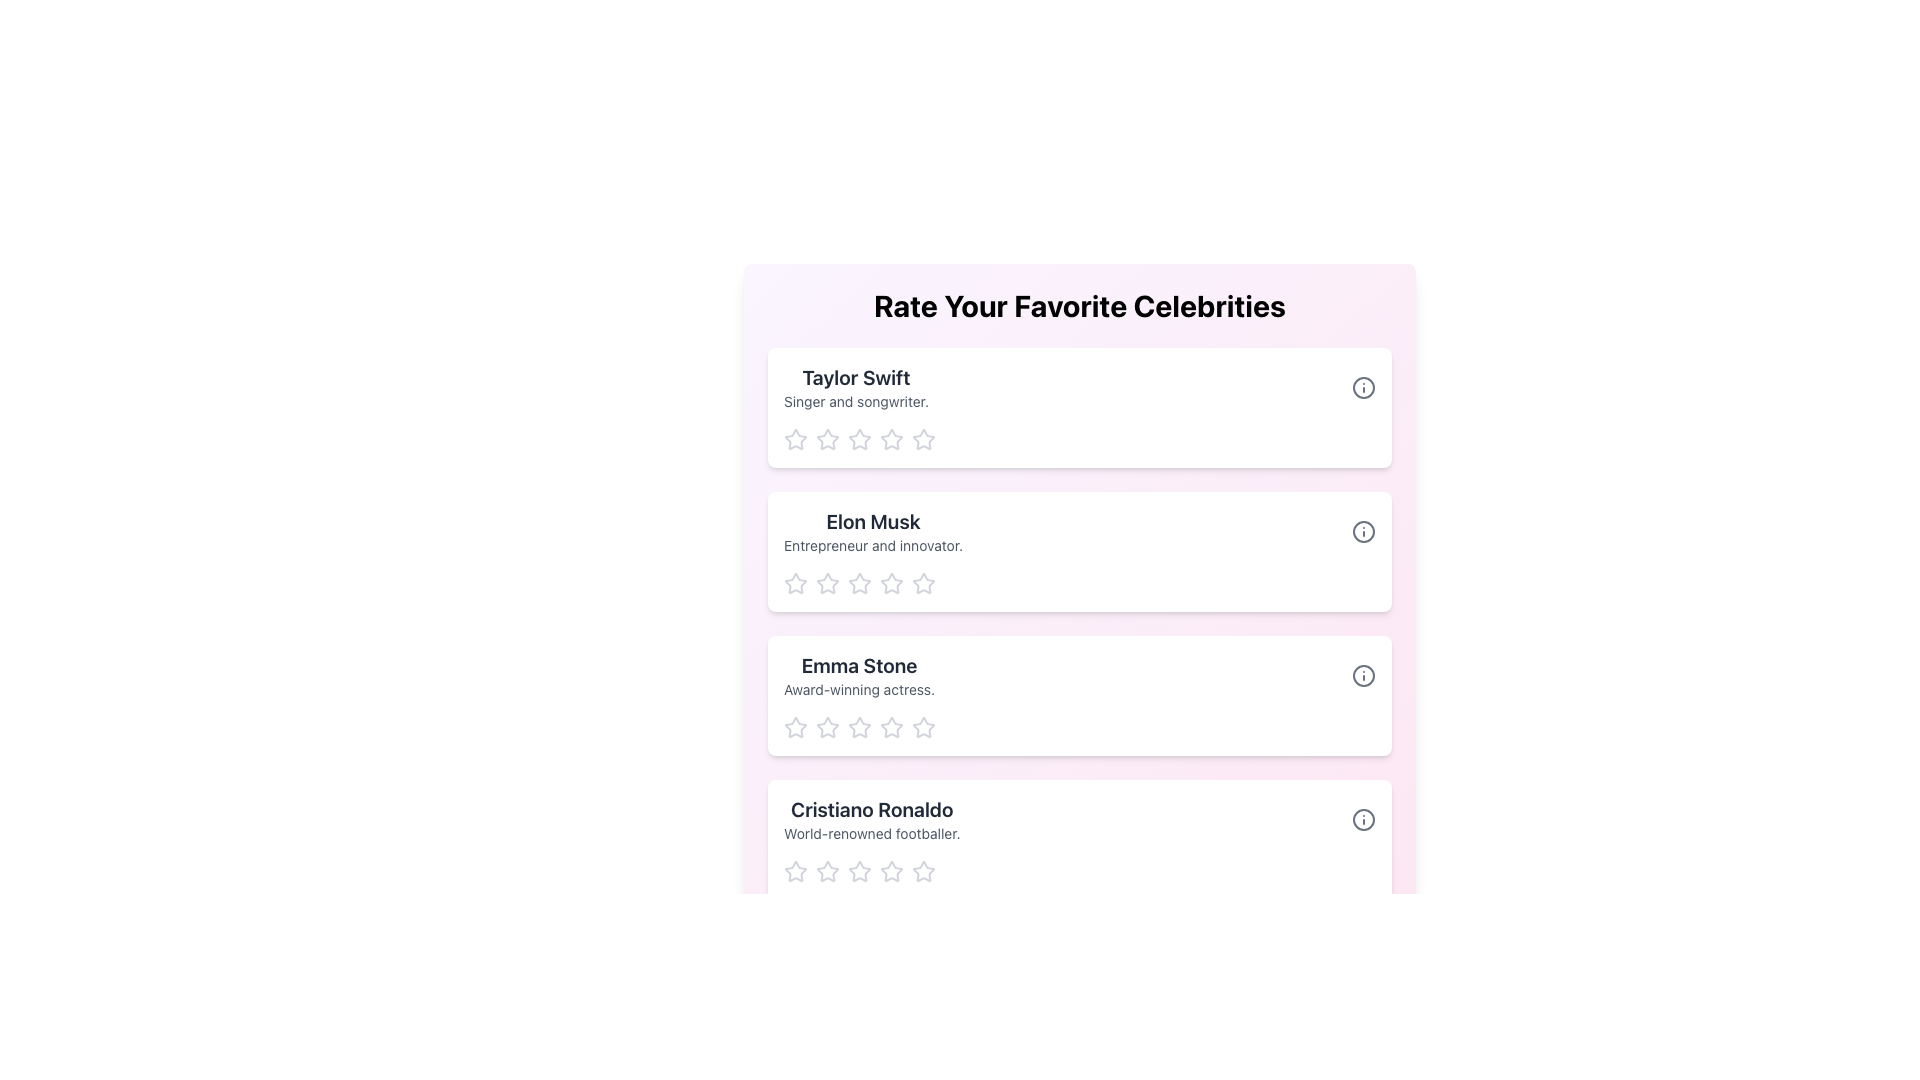 Image resolution: width=1920 pixels, height=1080 pixels. Describe the element at coordinates (859, 583) in the screenshot. I see `the second star icon in the rating component associated with 'Elon Musk'` at that location.